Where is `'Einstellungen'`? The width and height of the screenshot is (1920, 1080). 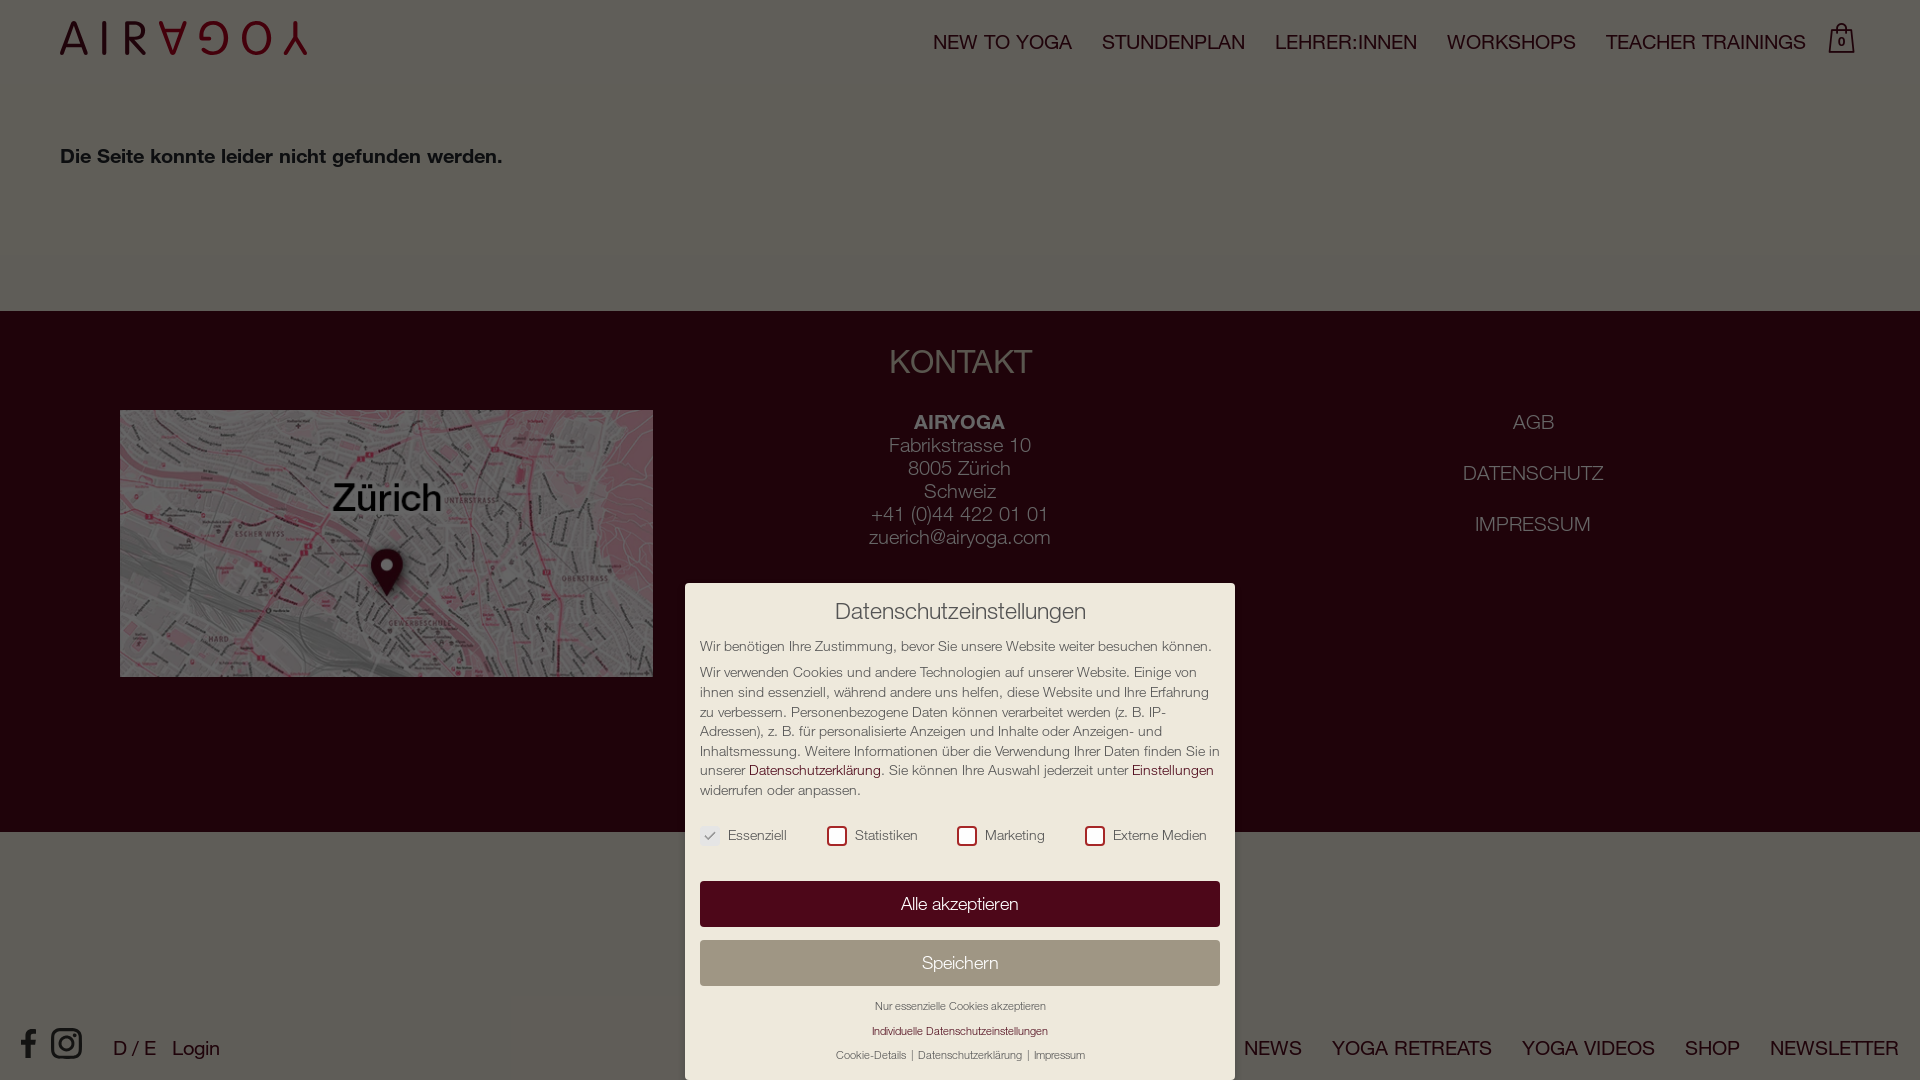 'Einstellungen' is located at coordinates (1132, 768).